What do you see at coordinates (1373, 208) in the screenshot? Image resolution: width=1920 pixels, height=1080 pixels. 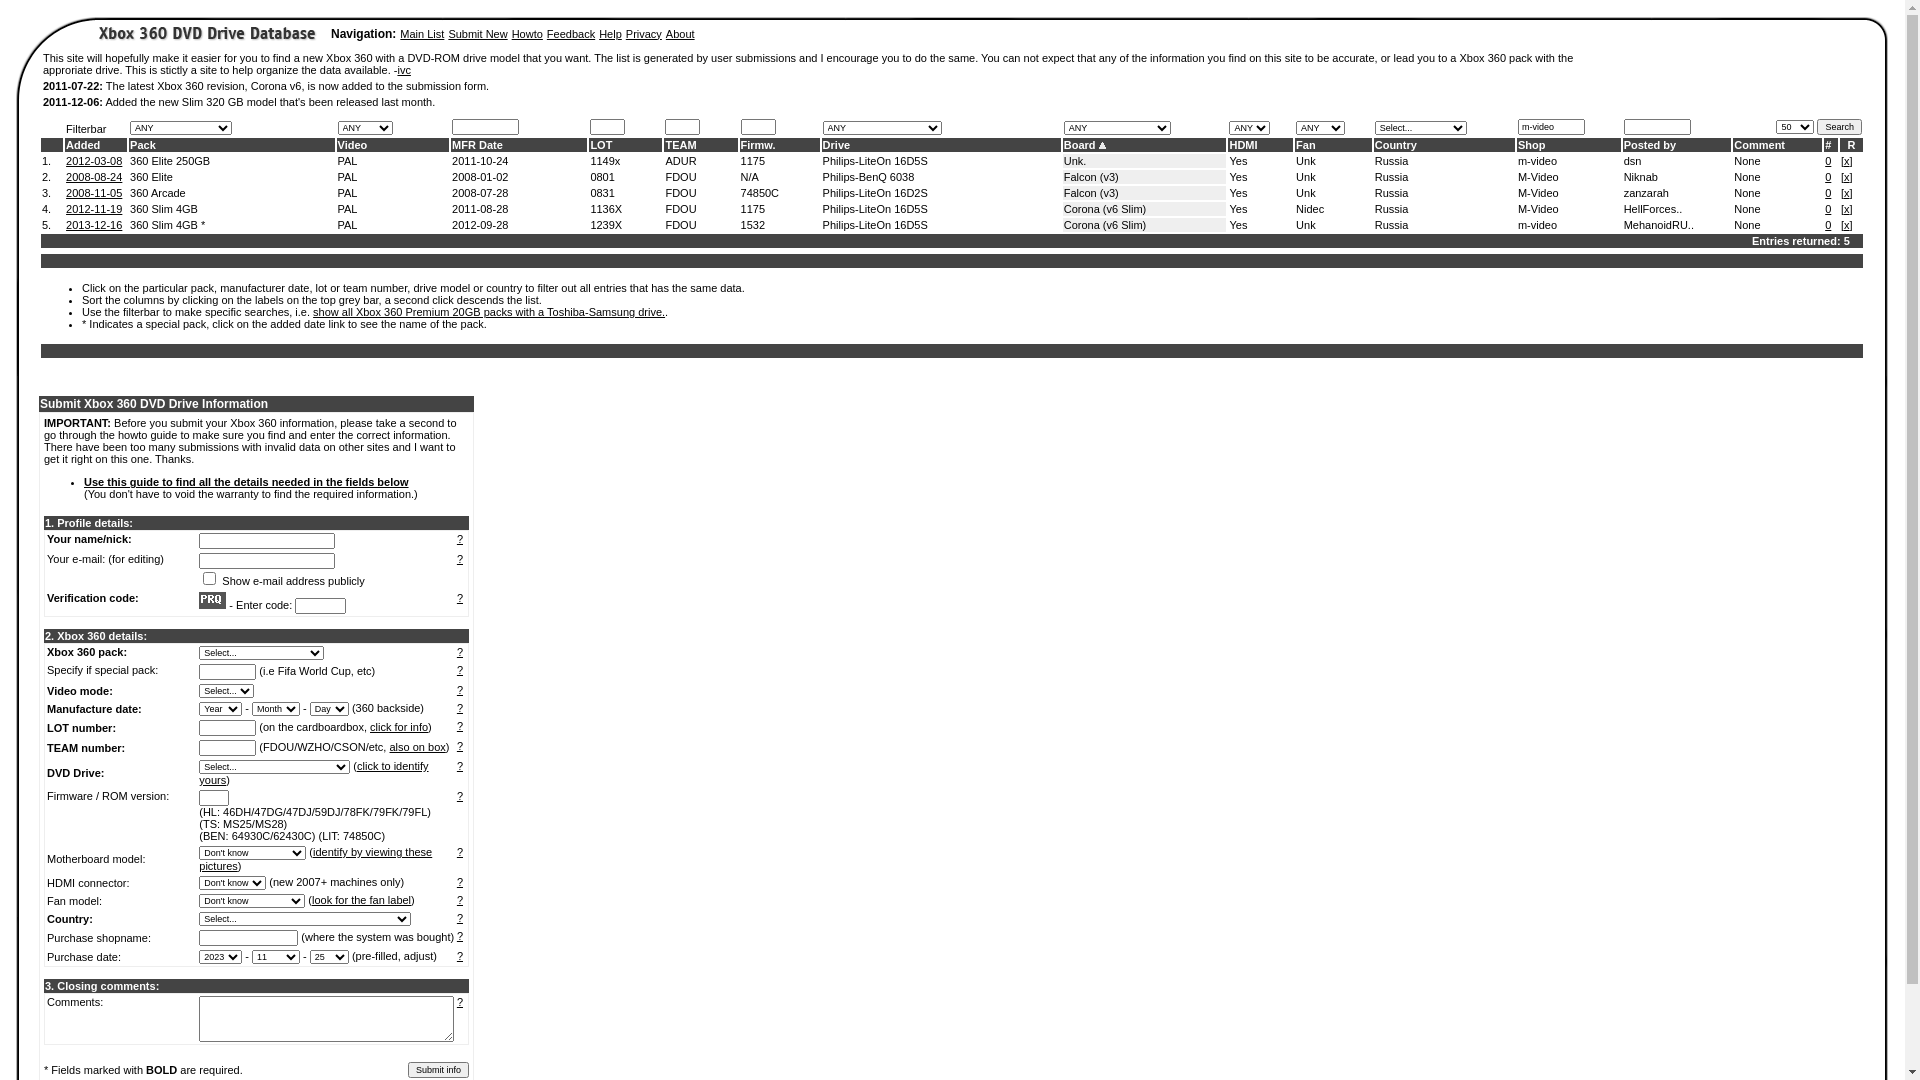 I see `'Russia'` at bounding box center [1373, 208].